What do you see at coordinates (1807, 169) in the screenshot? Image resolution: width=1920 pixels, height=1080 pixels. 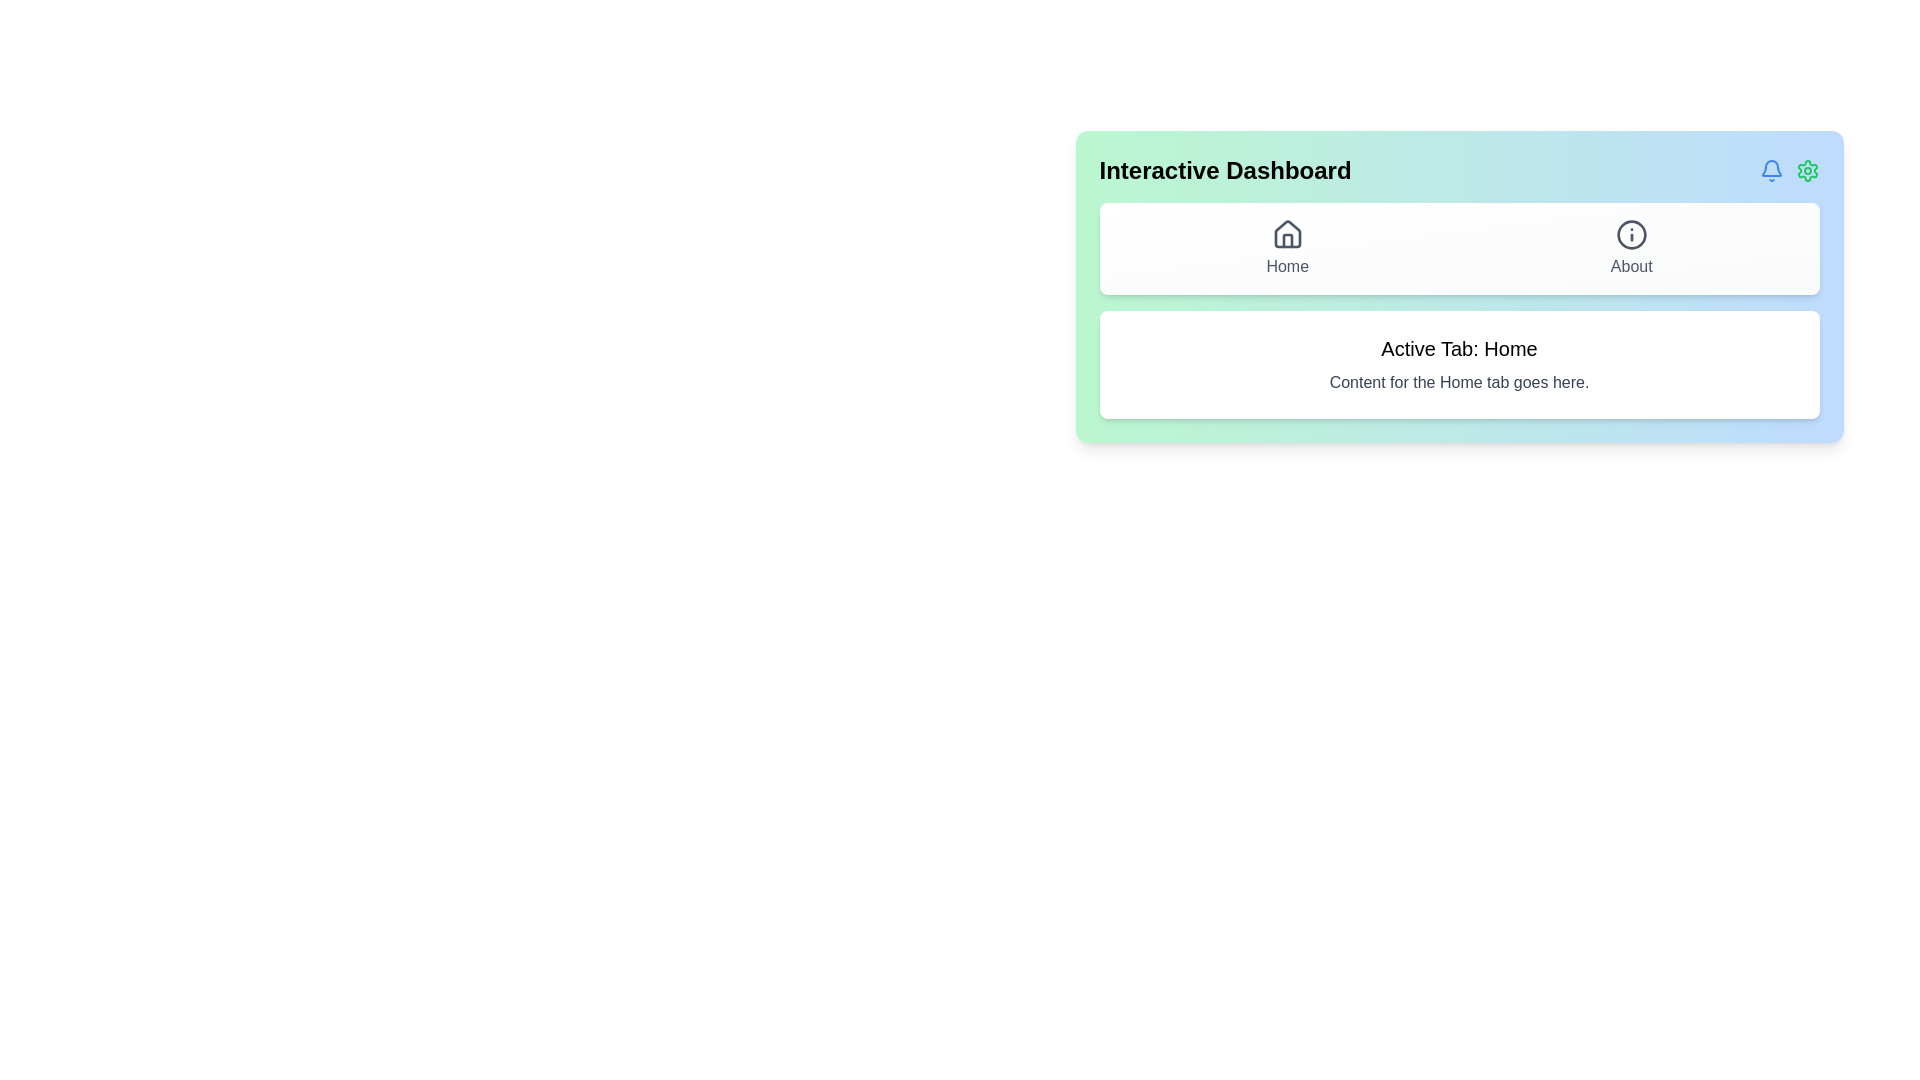 I see `the green gear-shaped settings icon located on the right-hand side of the top bar` at bounding box center [1807, 169].